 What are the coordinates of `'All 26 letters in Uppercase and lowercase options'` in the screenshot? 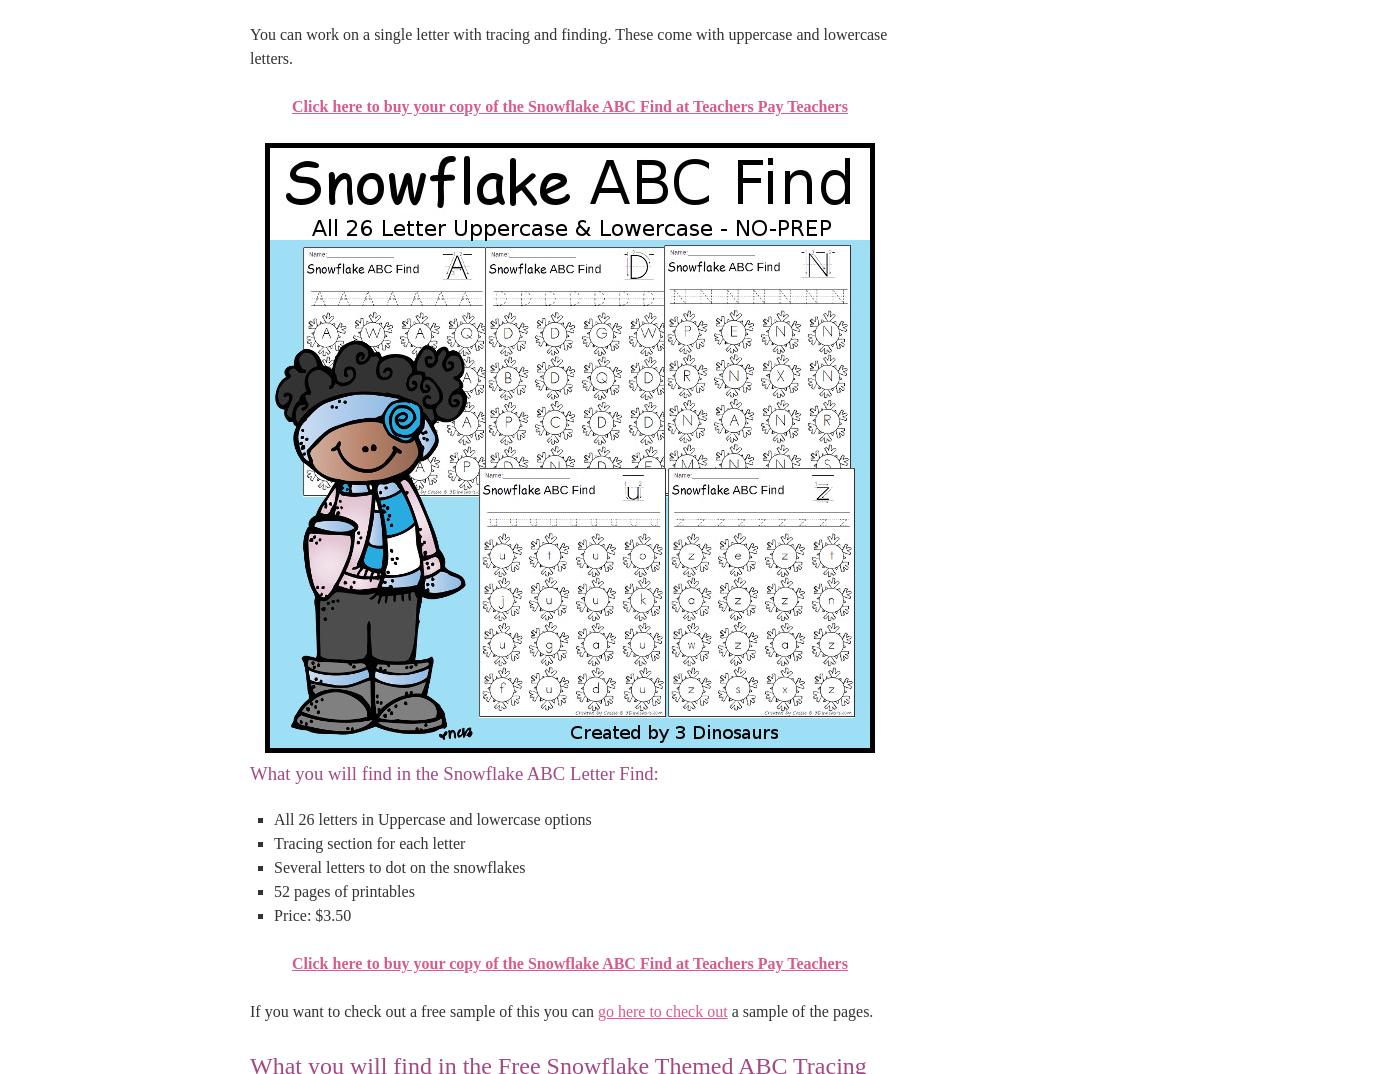 It's located at (432, 818).